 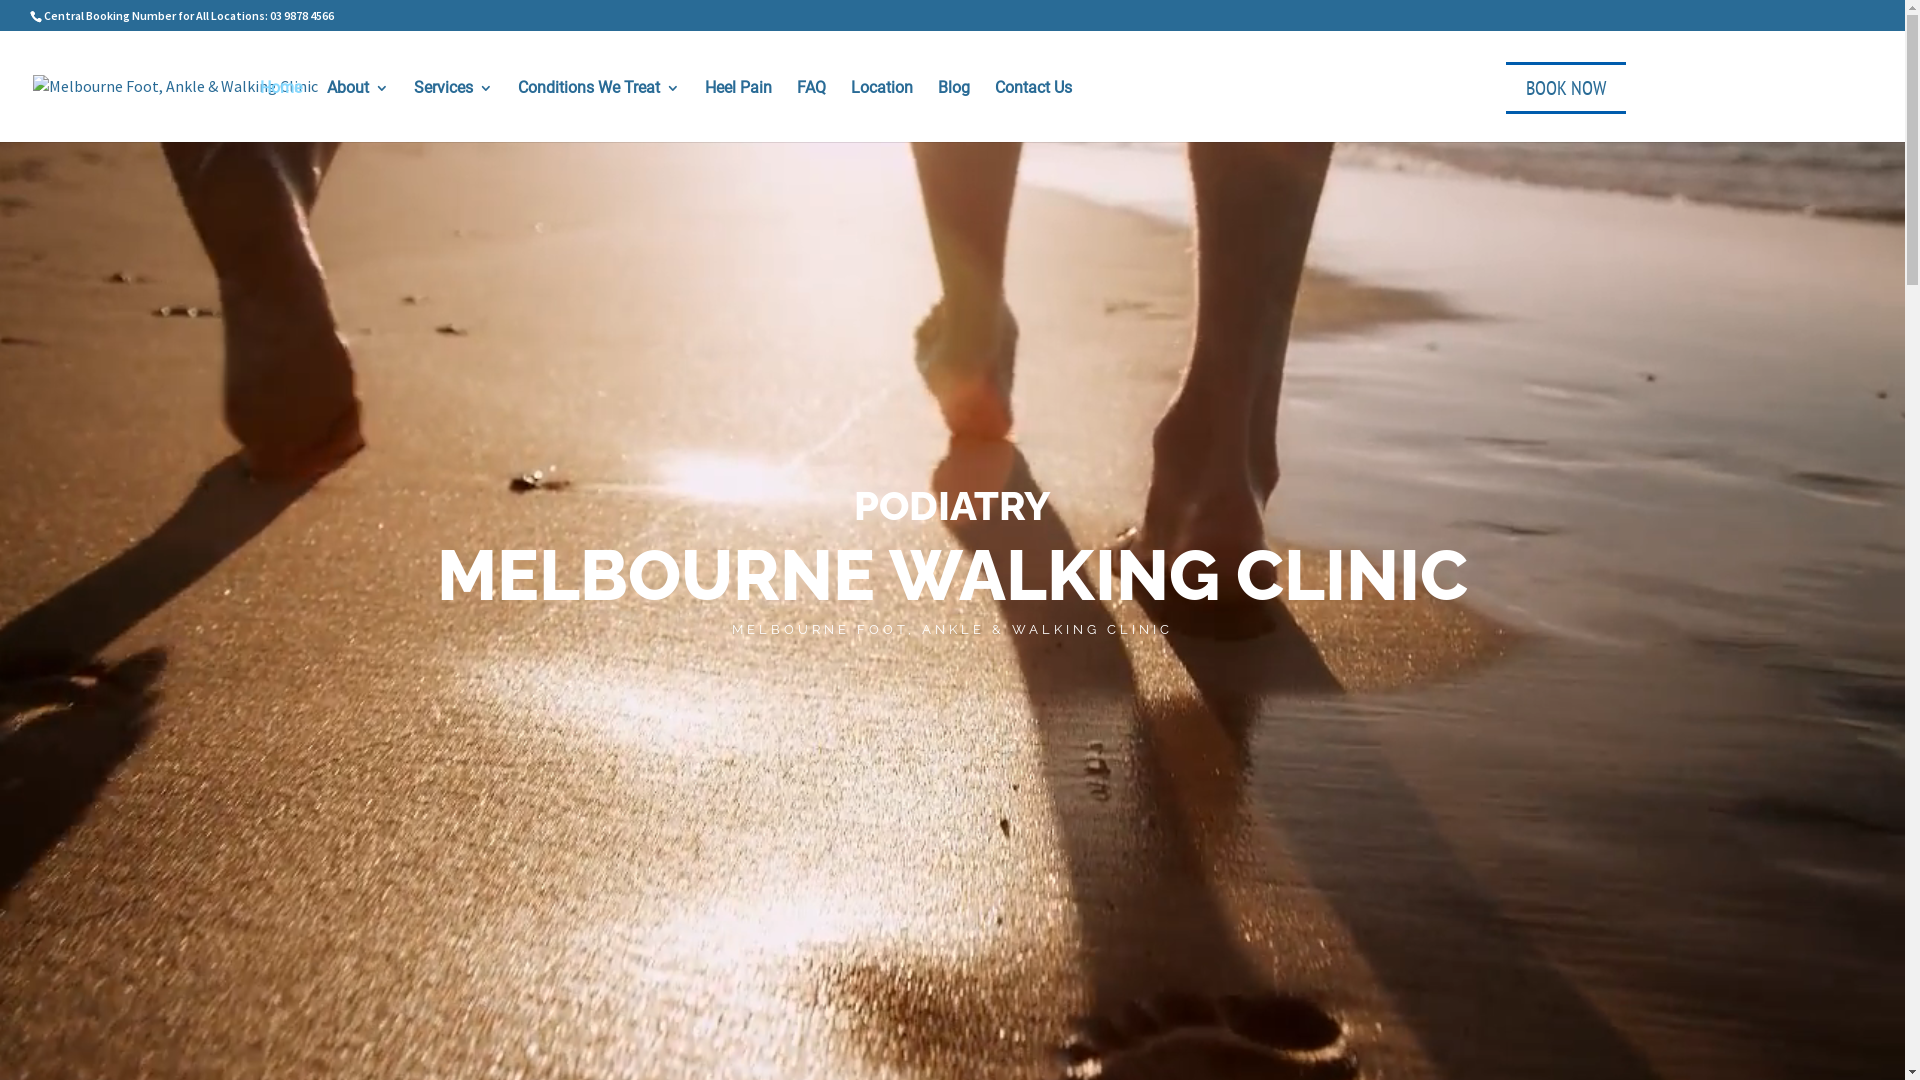 What do you see at coordinates (1033, 108) in the screenshot?
I see `'Contact Us'` at bounding box center [1033, 108].